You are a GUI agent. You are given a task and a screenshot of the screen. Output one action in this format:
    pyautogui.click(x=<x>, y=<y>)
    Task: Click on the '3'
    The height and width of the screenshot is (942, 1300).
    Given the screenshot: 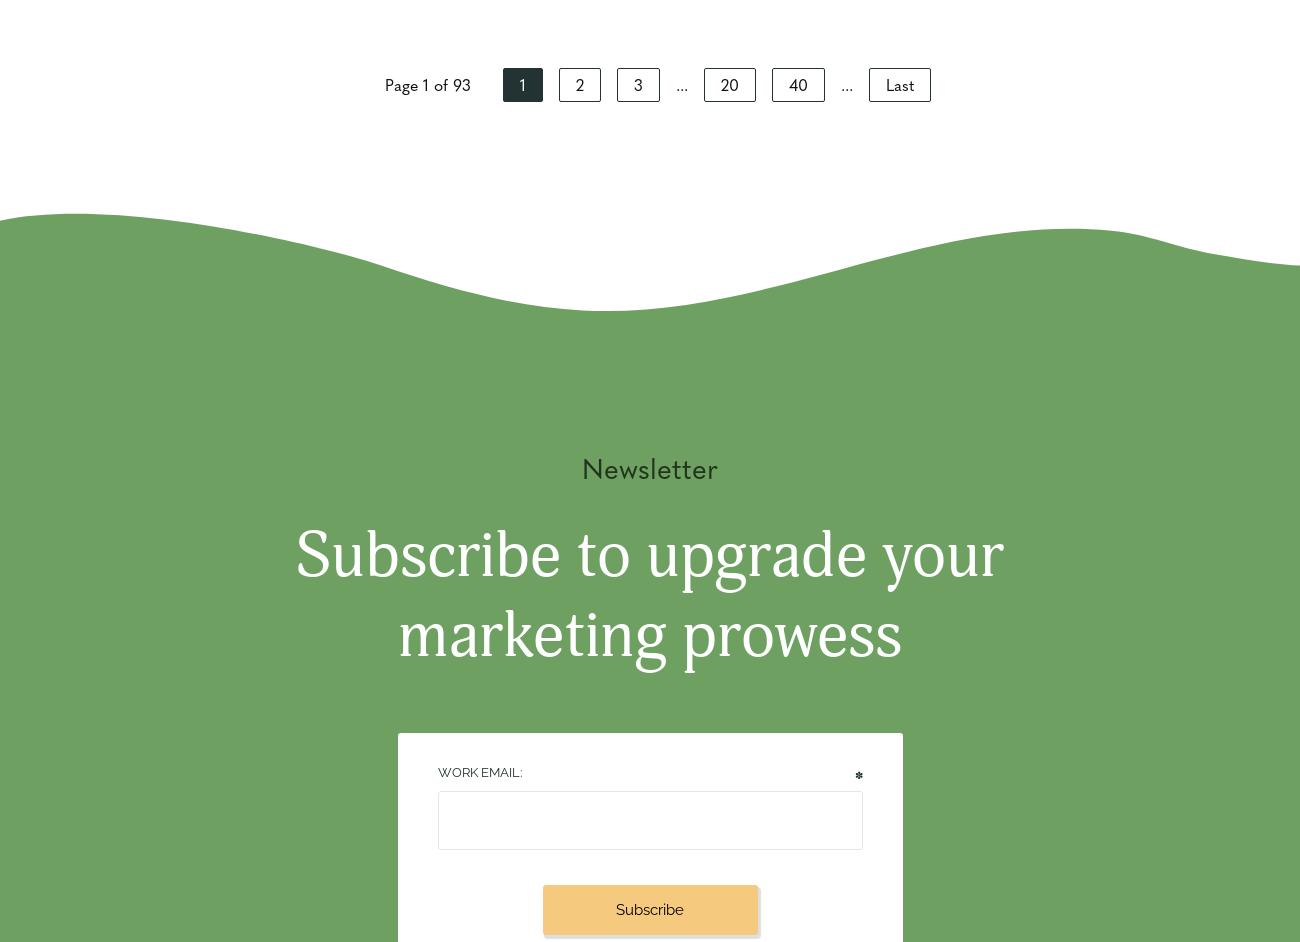 What is the action you would take?
    pyautogui.click(x=634, y=83)
    